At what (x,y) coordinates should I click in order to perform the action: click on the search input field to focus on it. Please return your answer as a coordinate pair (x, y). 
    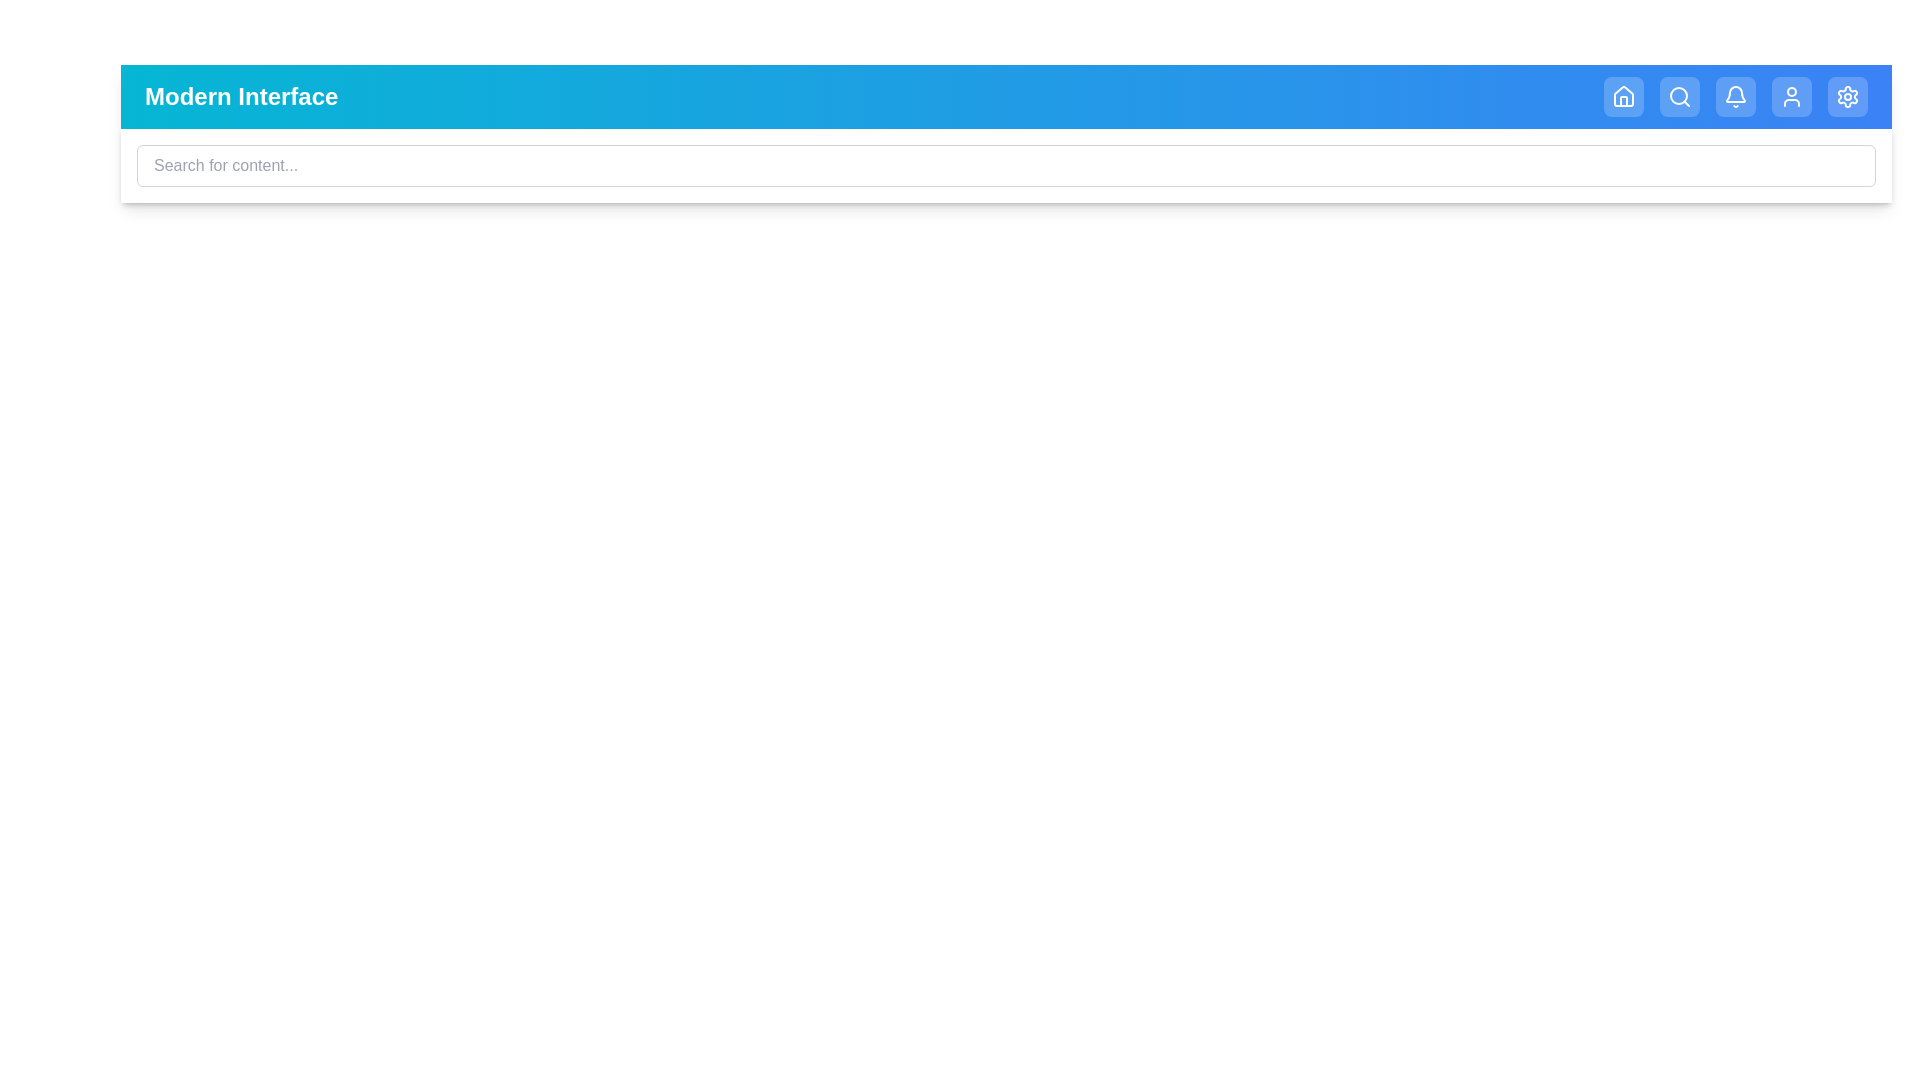
    Looking at the image, I should click on (1006, 164).